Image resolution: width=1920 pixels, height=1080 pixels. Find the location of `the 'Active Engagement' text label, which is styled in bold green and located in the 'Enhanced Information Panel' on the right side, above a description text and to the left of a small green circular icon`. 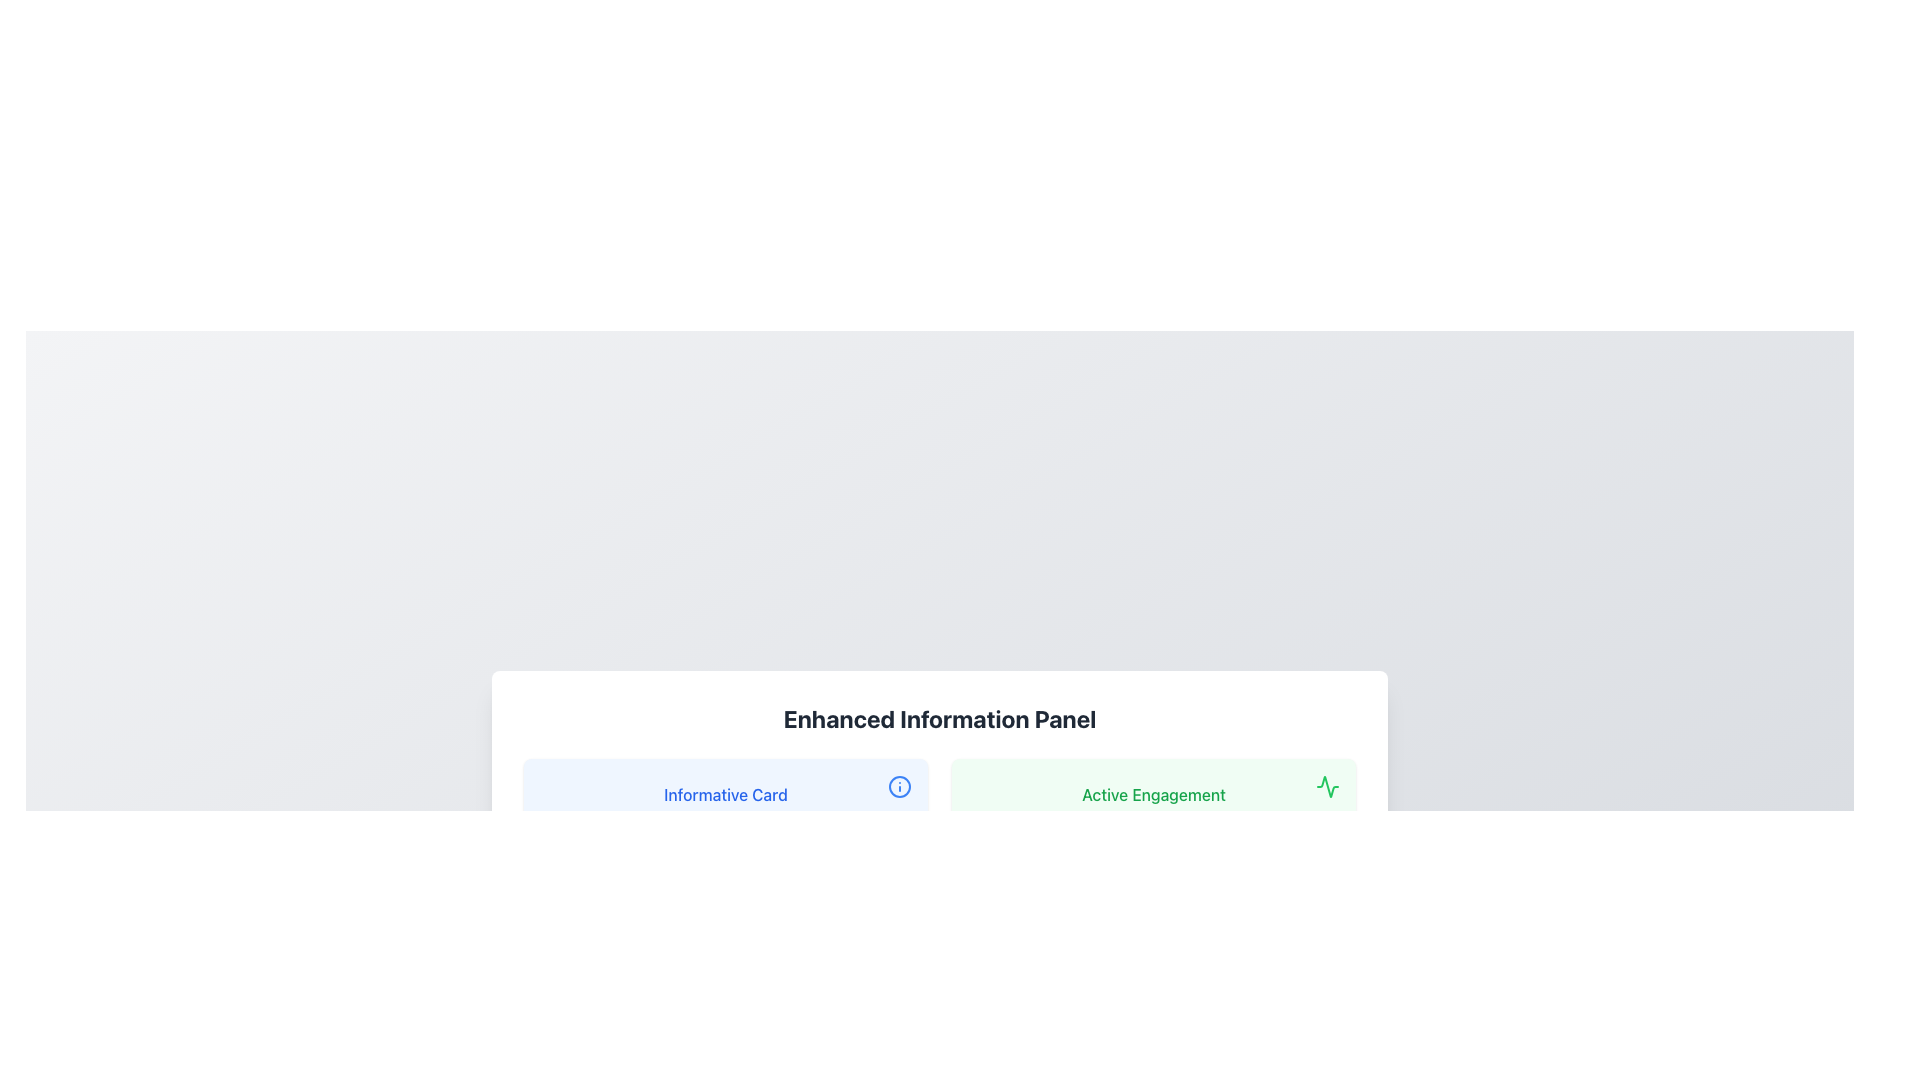

the 'Active Engagement' text label, which is styled in bold green and located in the 'Enhanced Information Panel' on the right side, above a description text and to the left of a small green circular icon is located at coordinates (1153, 793).